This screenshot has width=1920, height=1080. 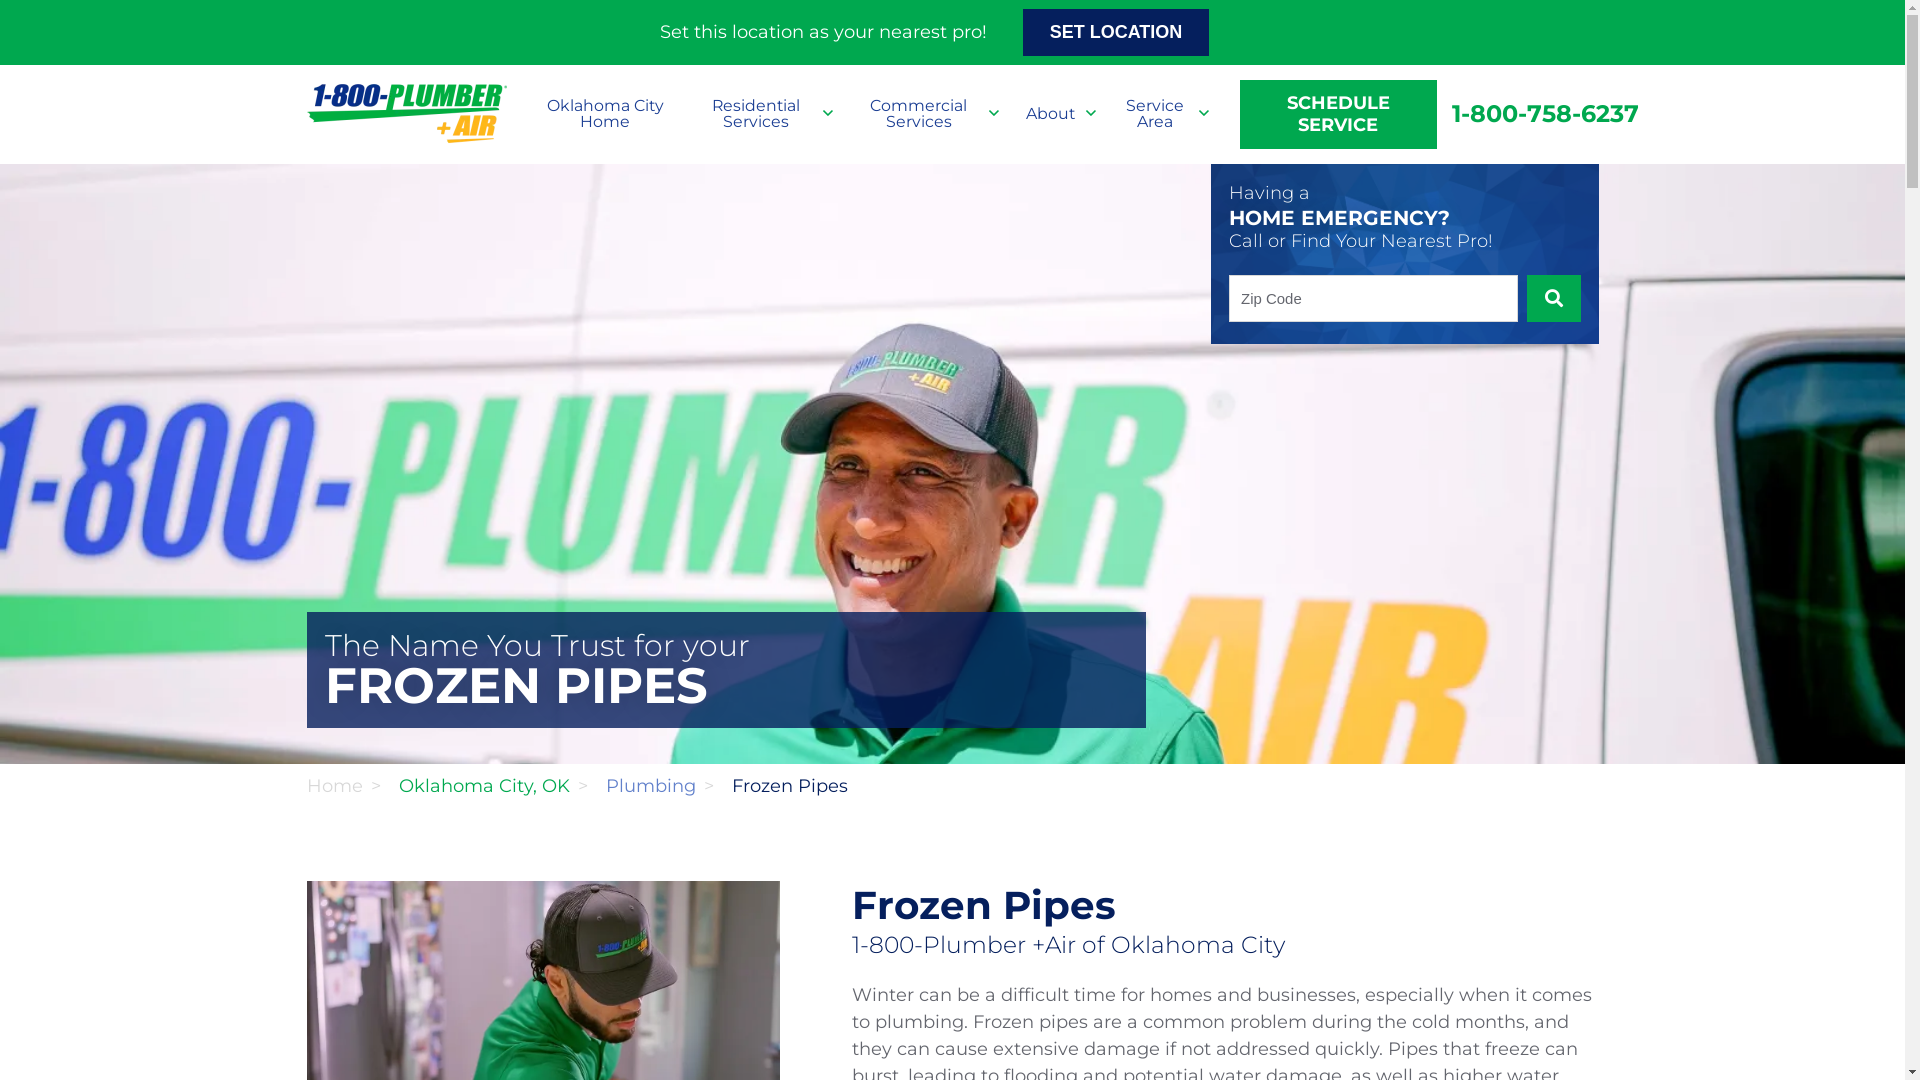 I want to click on 'Service Area', so click(x=1162, y=114).